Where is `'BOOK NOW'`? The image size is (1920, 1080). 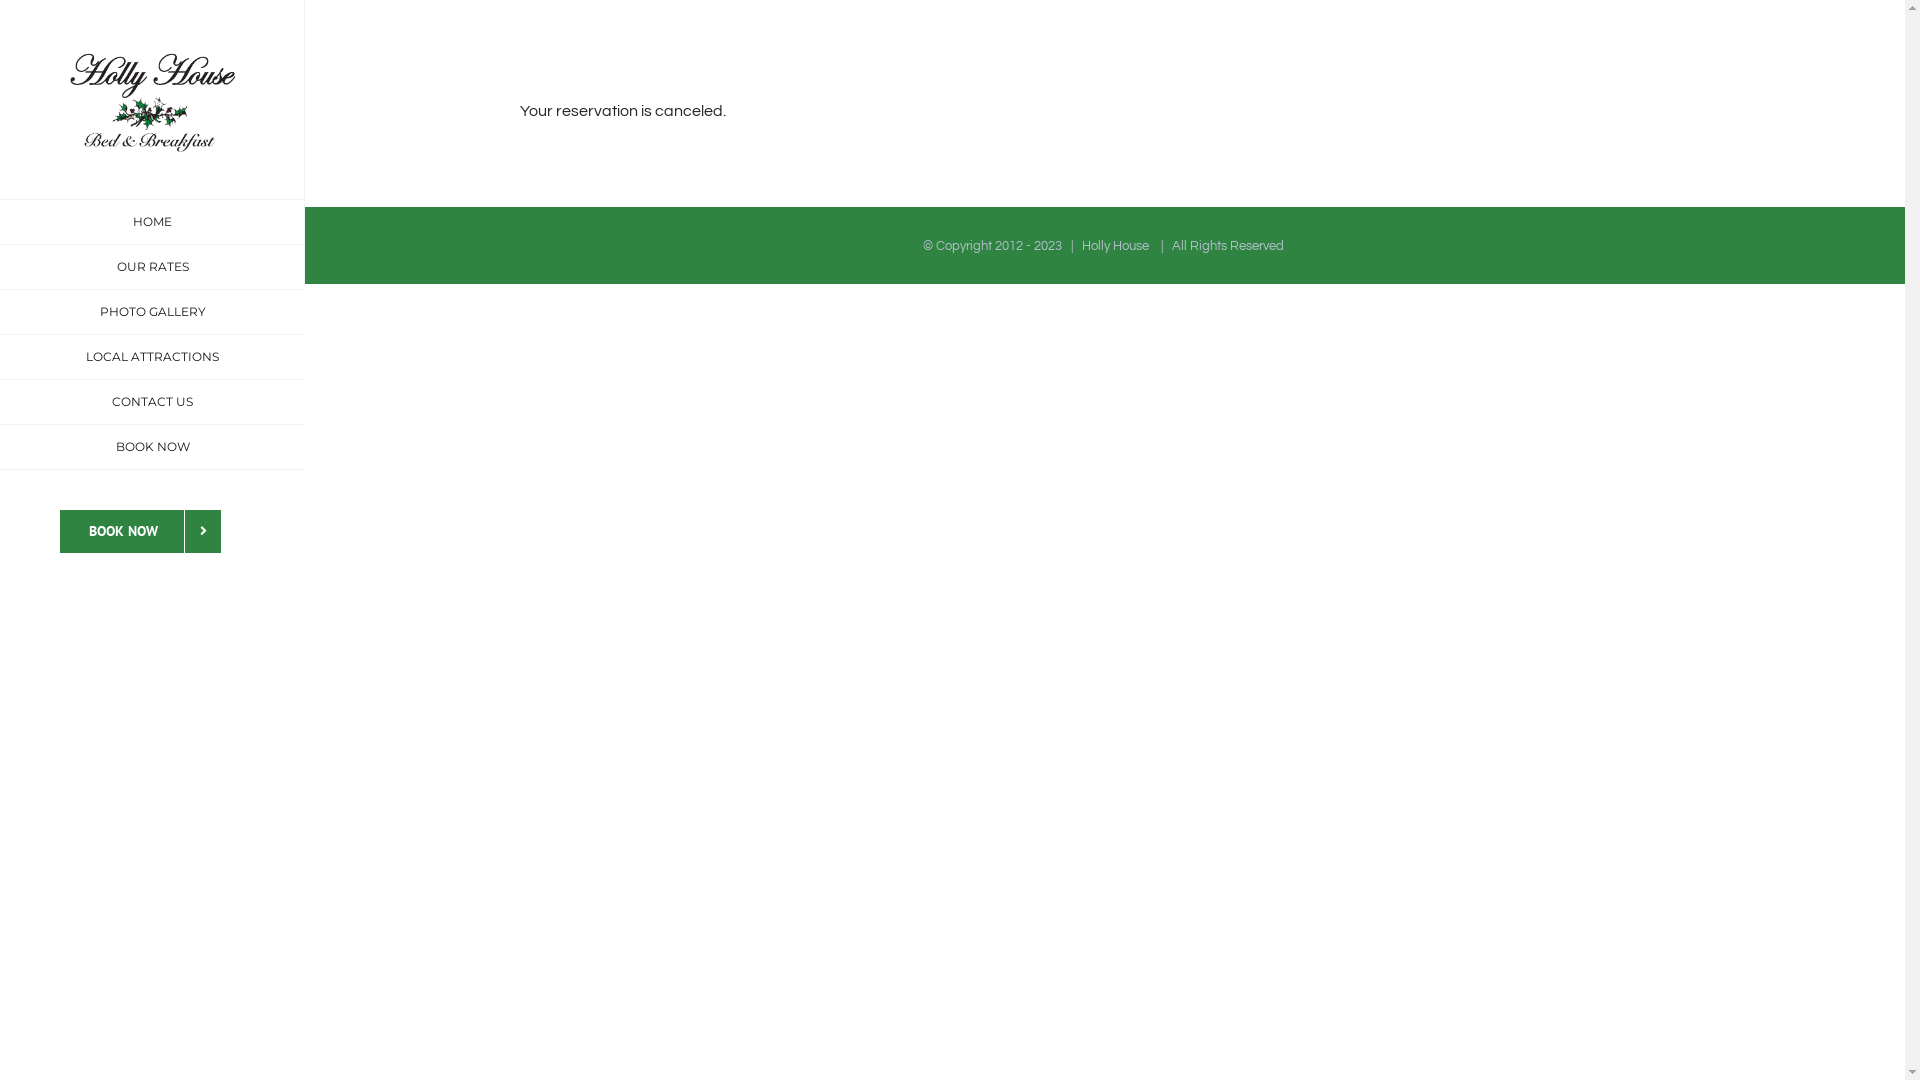 'BOOK NOW' is located at coordinates (139, 530).